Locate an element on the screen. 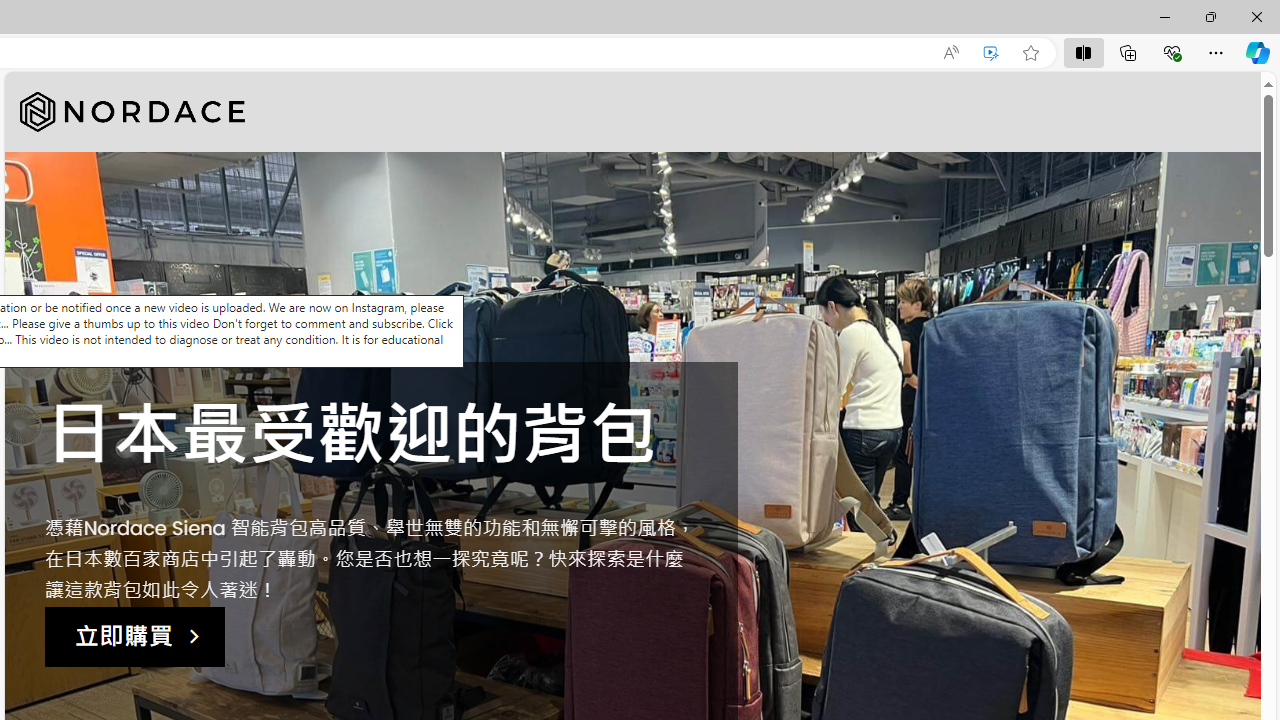 This screenshot has width=1280, height=720. 'Restore' is located at coordinates (1209, 16).